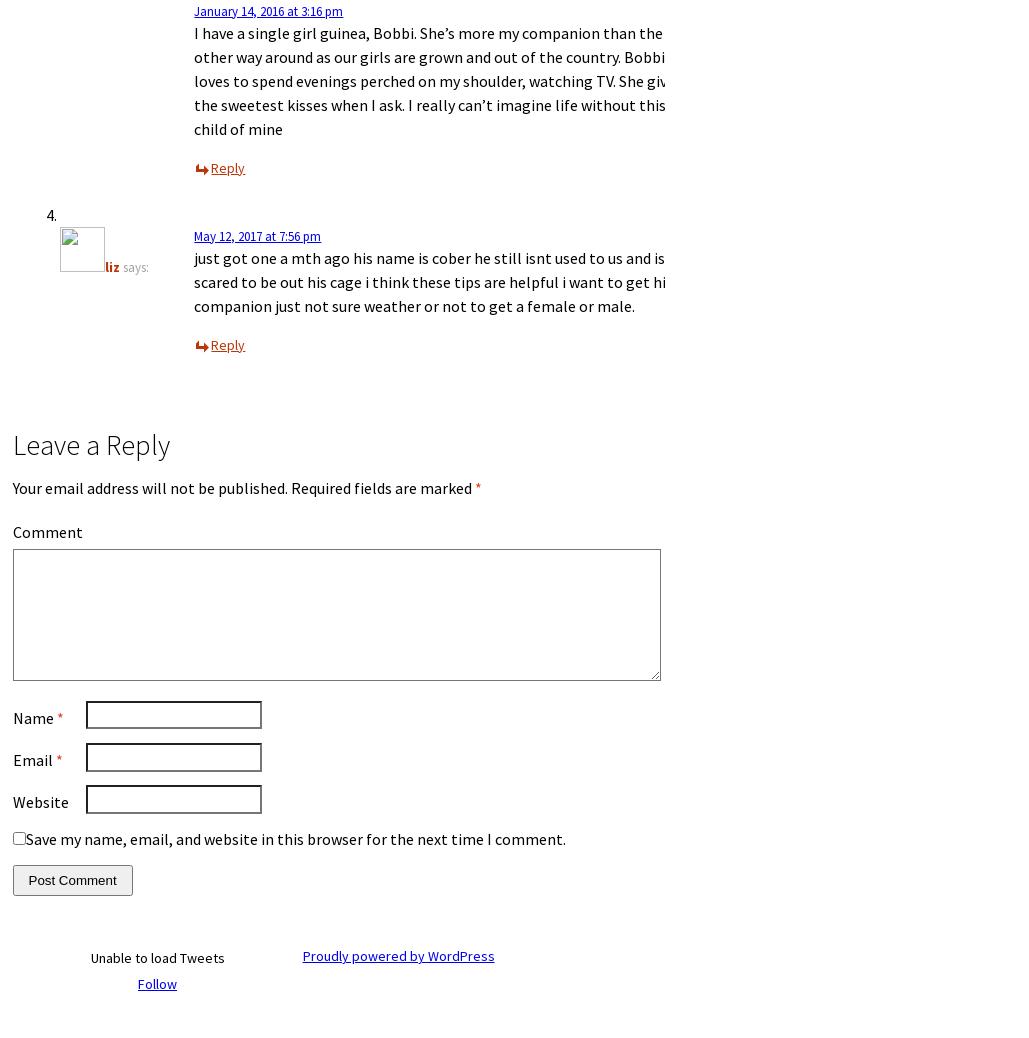 The width and height of the screenshot is (1029, 1038). What do you see at coordinates (12, 443) in the screenshot?
I see `'Leave a Reply'` at bounding box center [12, 443].